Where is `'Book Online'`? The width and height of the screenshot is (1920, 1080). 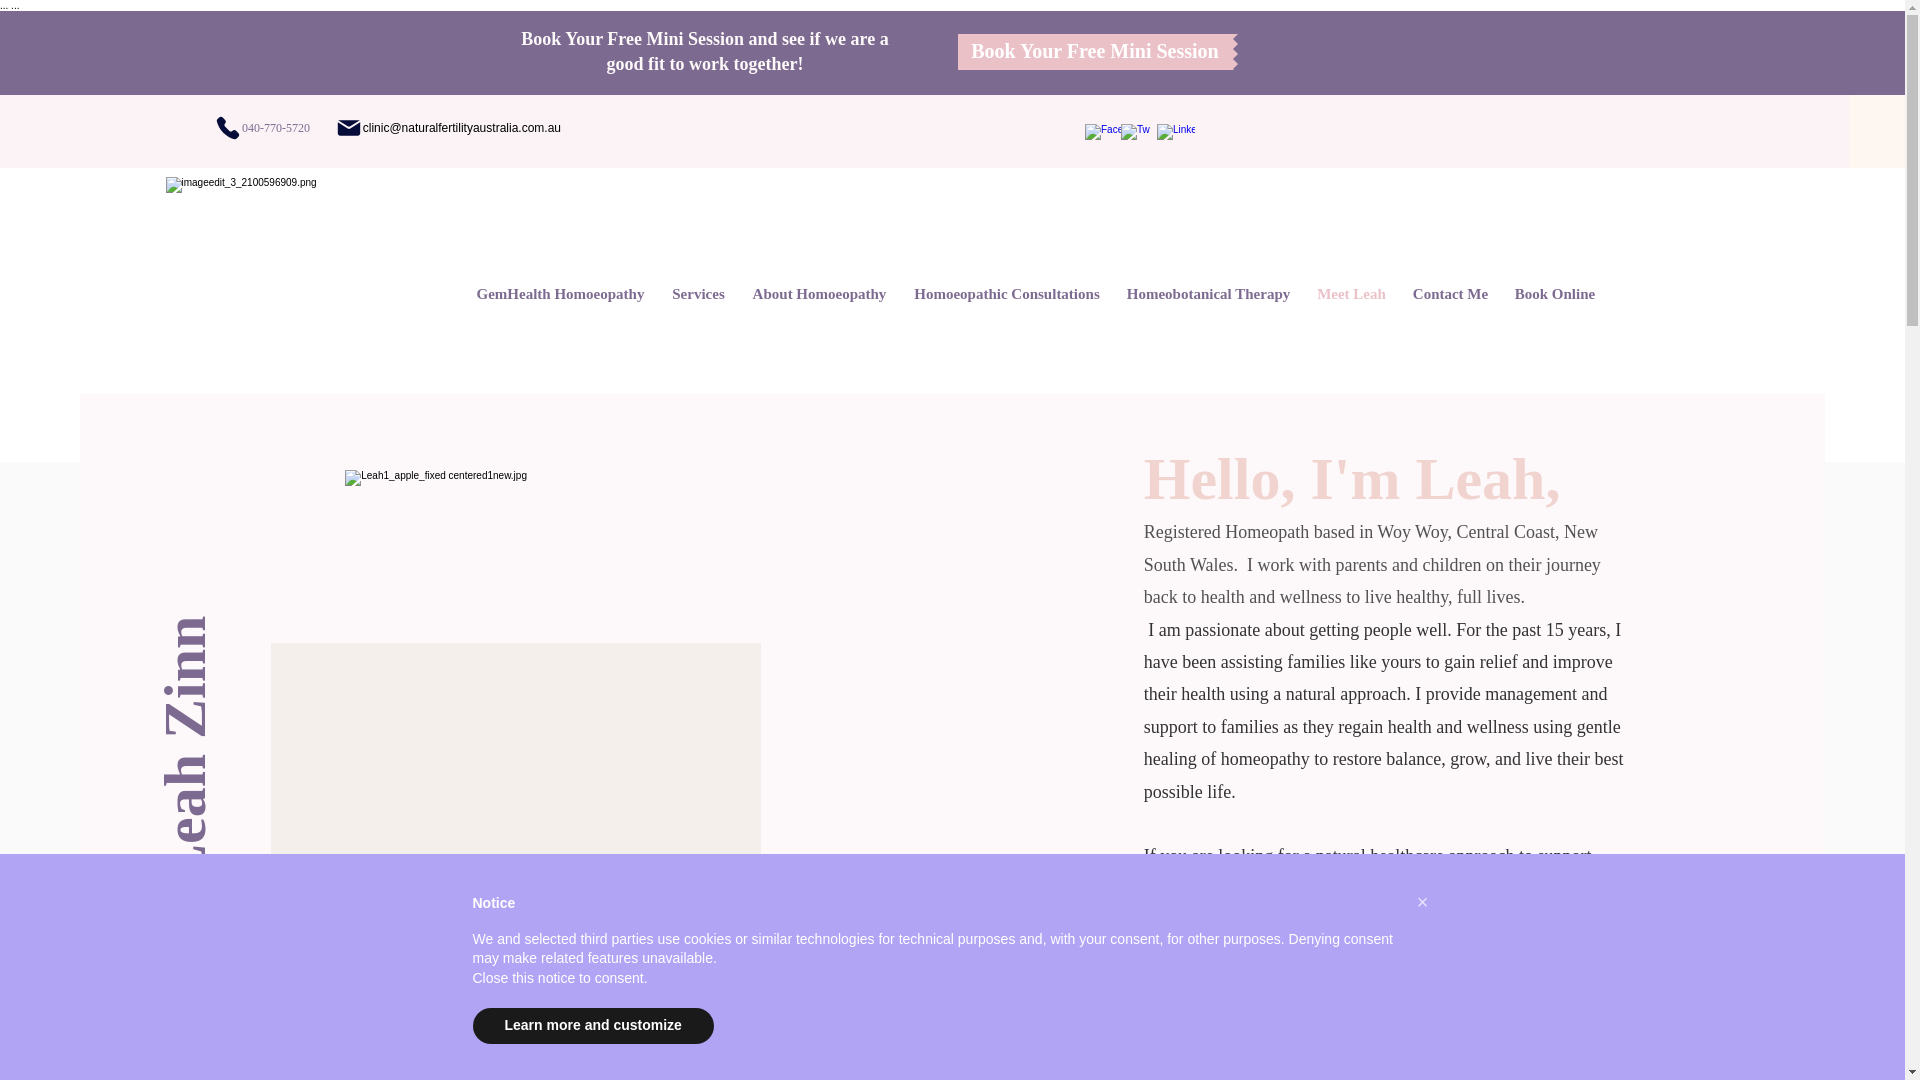
'Book Online' is located at coordinates (1554, 293).